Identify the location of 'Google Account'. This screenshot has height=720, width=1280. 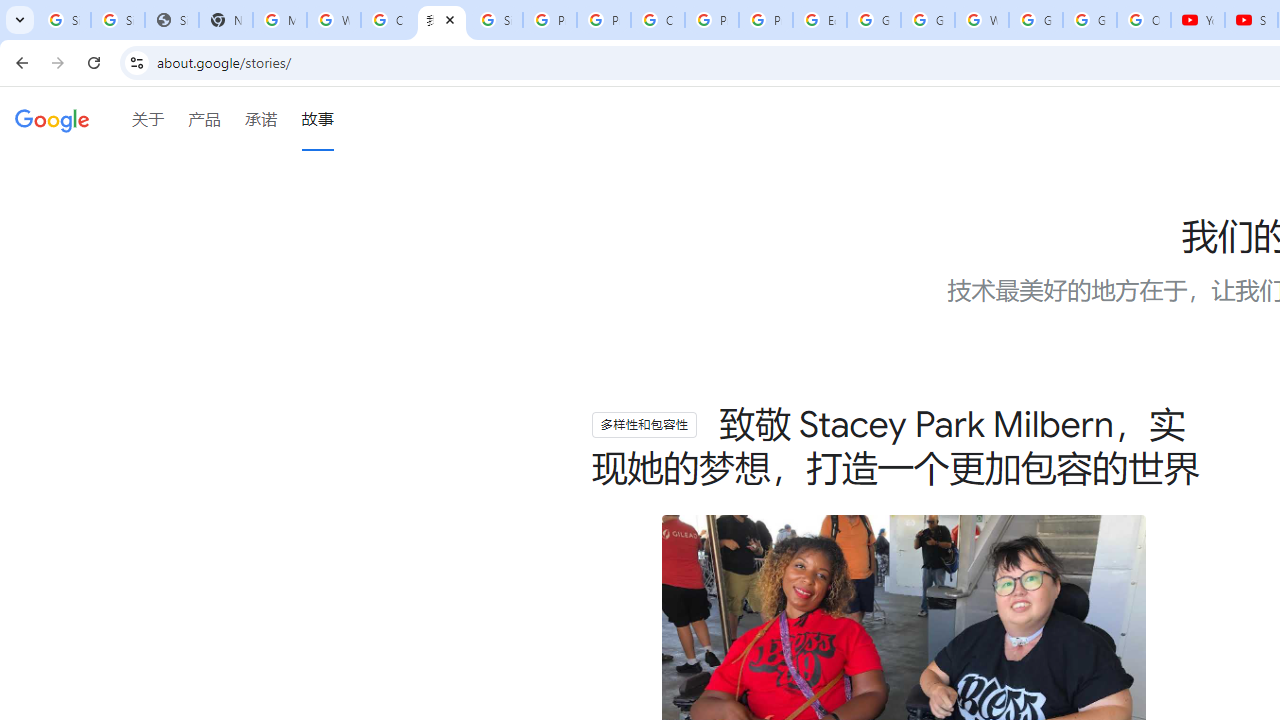
(1088, 20).